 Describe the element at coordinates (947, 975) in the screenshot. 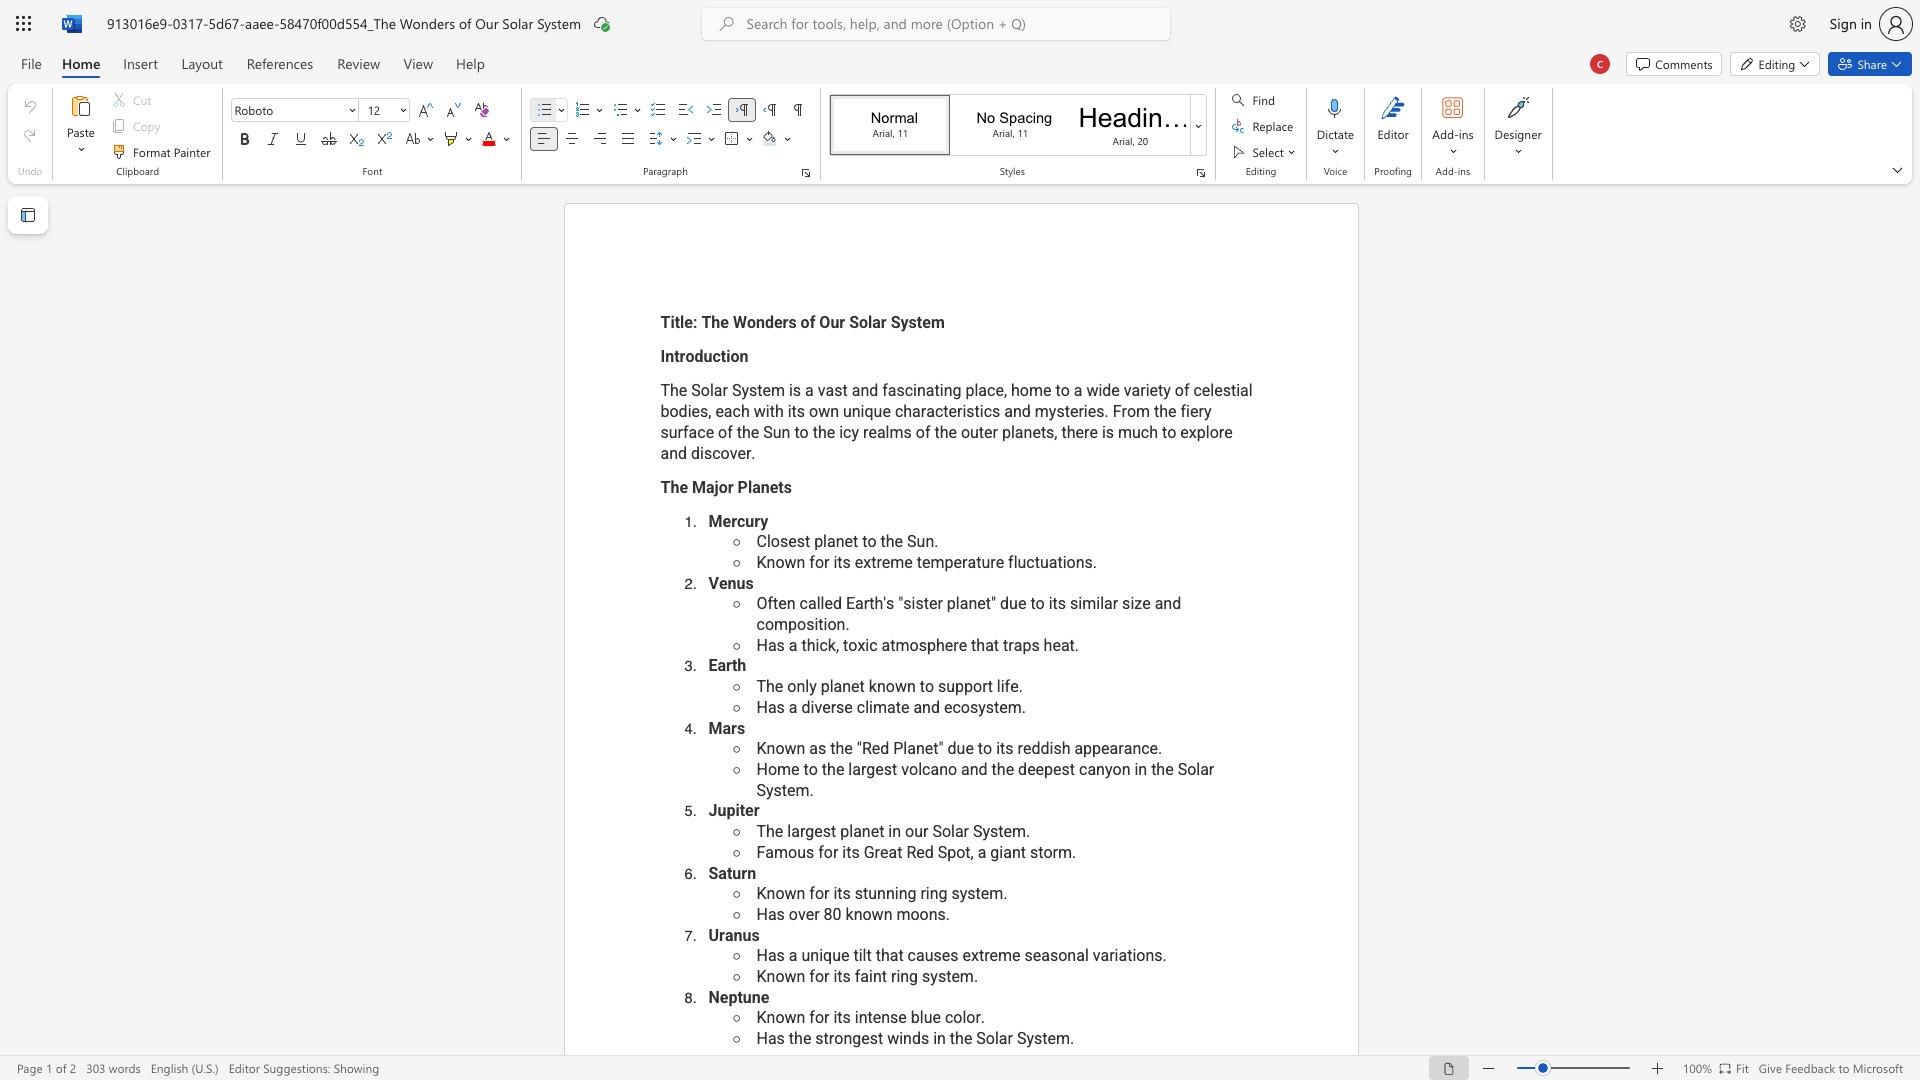

I see `the 3th character "t" in the text` at that location.